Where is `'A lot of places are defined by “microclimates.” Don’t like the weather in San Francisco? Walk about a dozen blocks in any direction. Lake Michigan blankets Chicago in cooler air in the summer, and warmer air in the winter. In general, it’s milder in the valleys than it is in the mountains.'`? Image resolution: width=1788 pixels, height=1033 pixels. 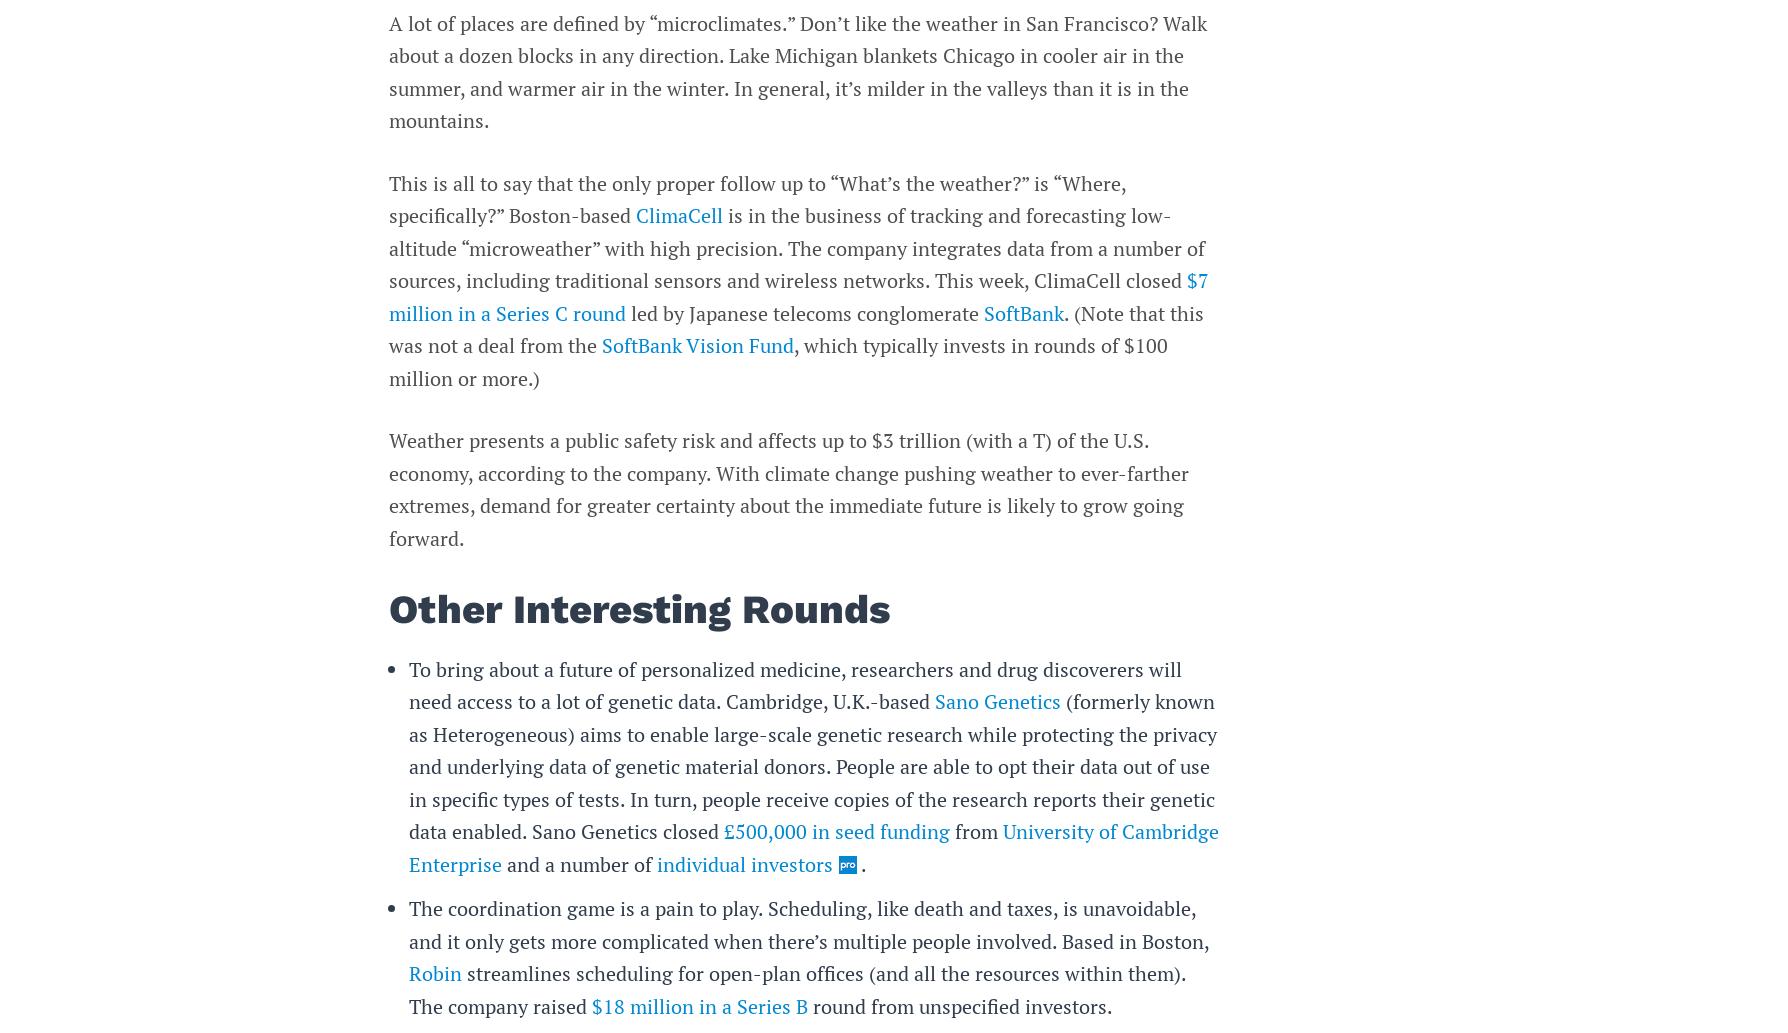 'A lot of places are defined by “microclimates.” Don’t like the weather in San Francisco? Walk about a dozen blocks in any direction. Lake Michigan blankets Chicago in cooler air in the summer, and warmer air in the winter. In general, it’s milder in the valleys than it is in the mountains.' is located at coordinates (796, 71).